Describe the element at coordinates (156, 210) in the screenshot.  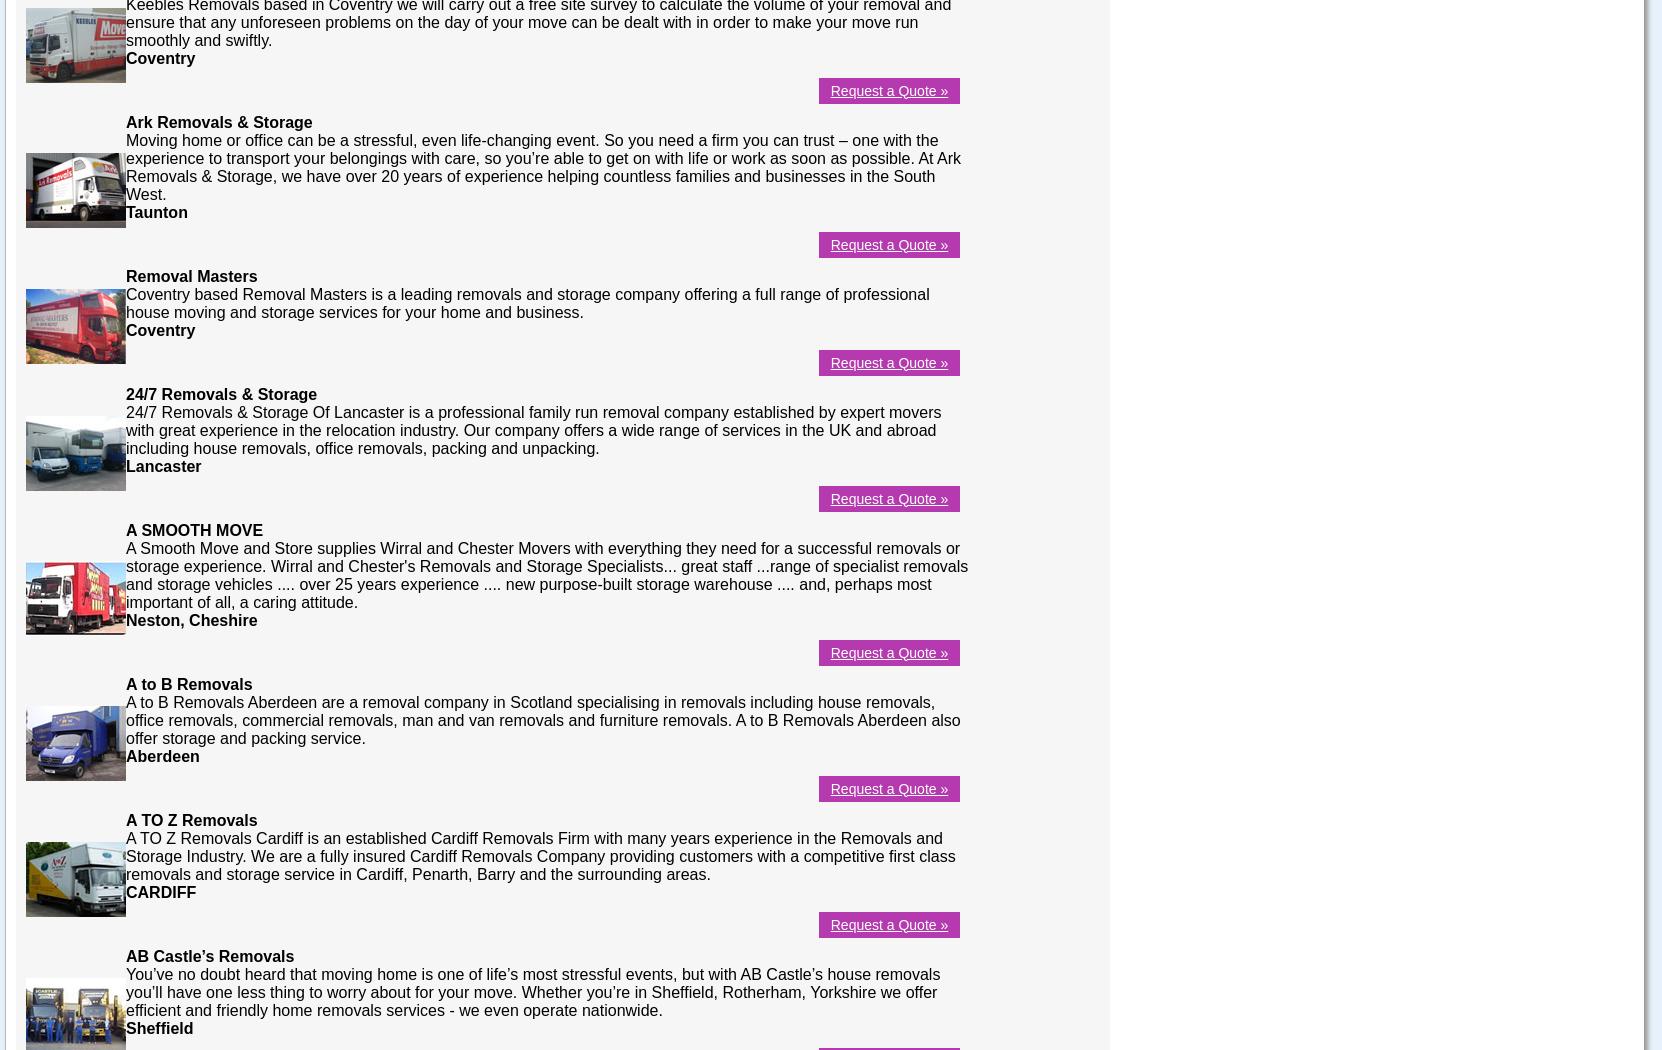
I see `'Taunton'` at that location.